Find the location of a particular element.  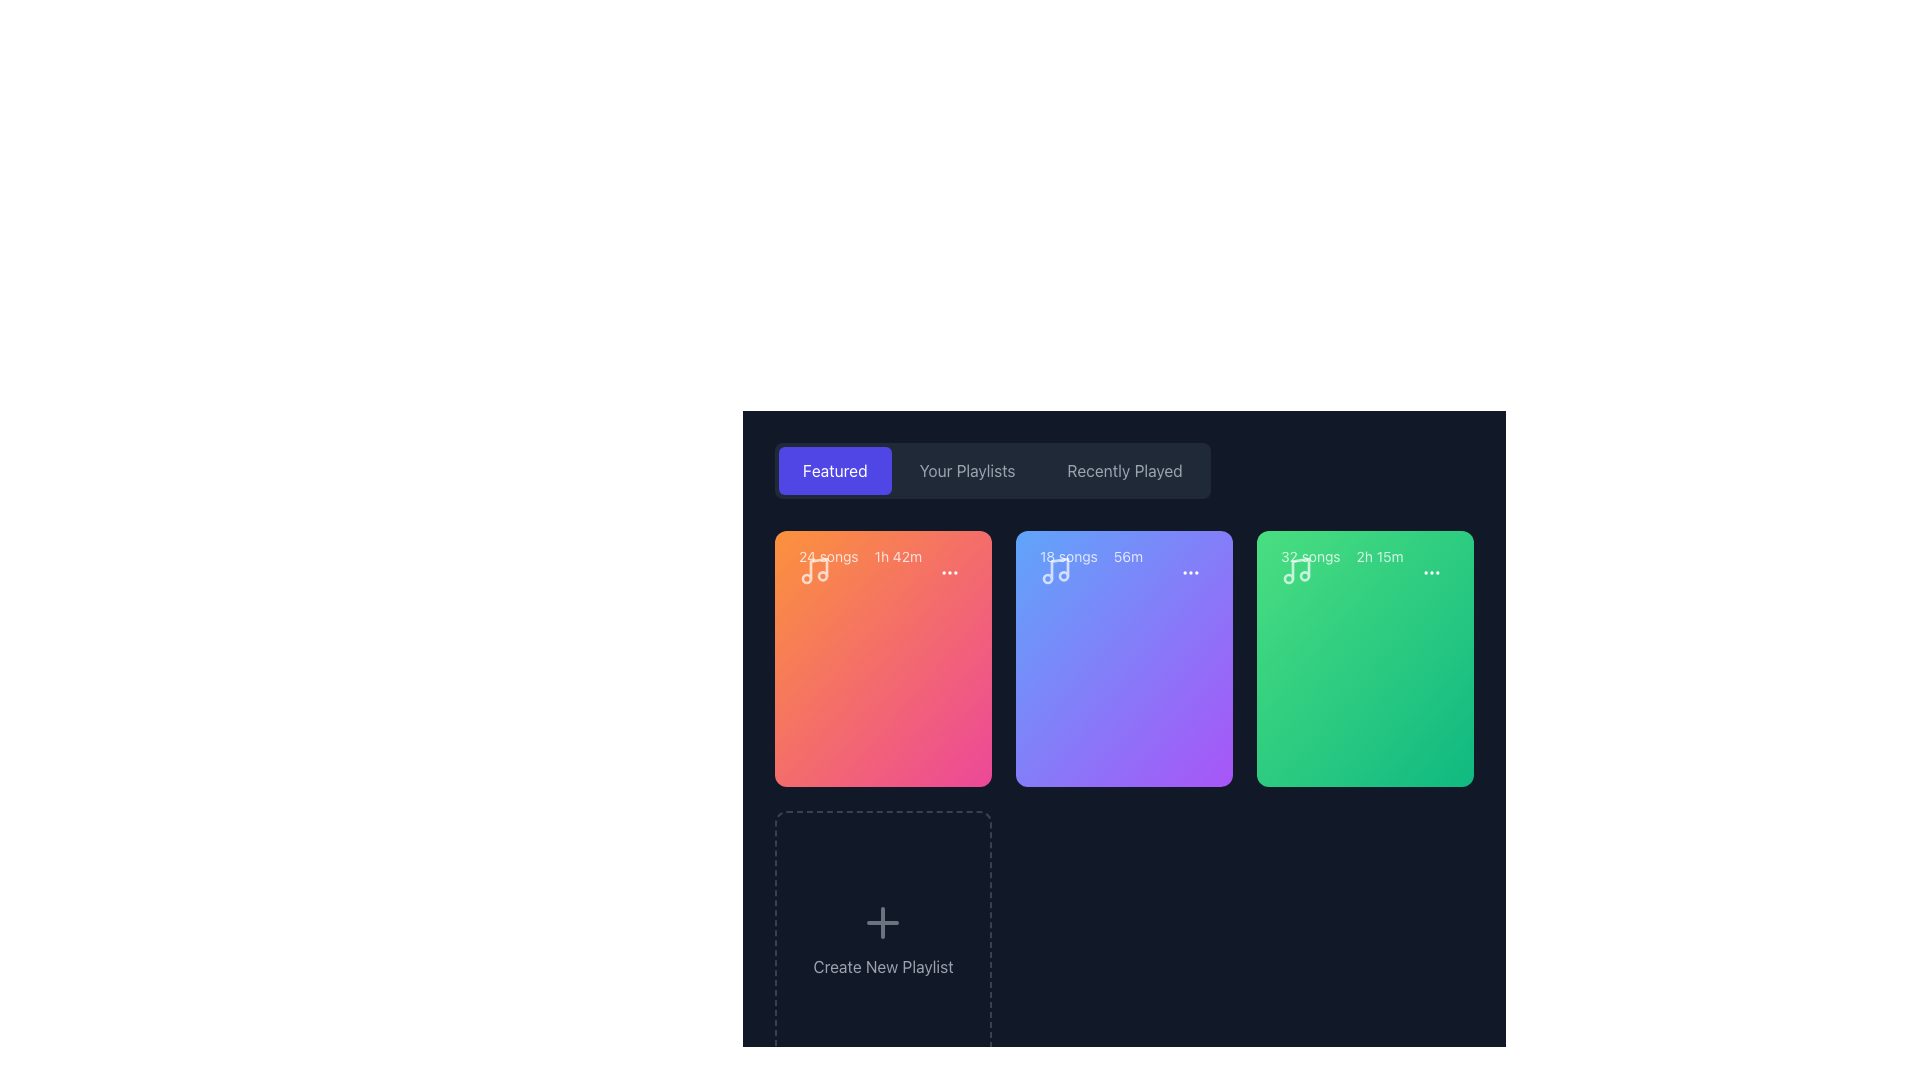

the green rectangular Playlist card that displays '32 songs 2h 15m' is located at coordinates (1364, 659).